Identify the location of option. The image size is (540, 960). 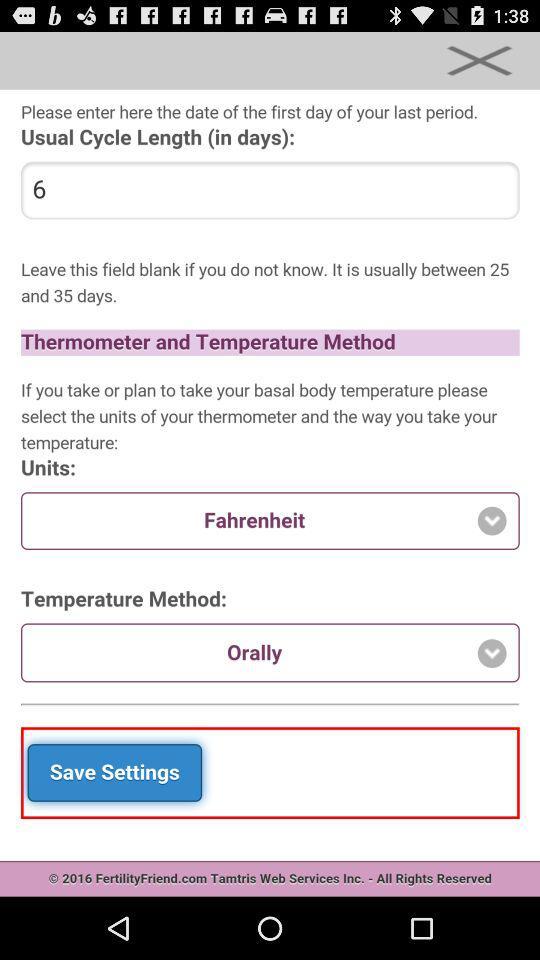
(478, 59).